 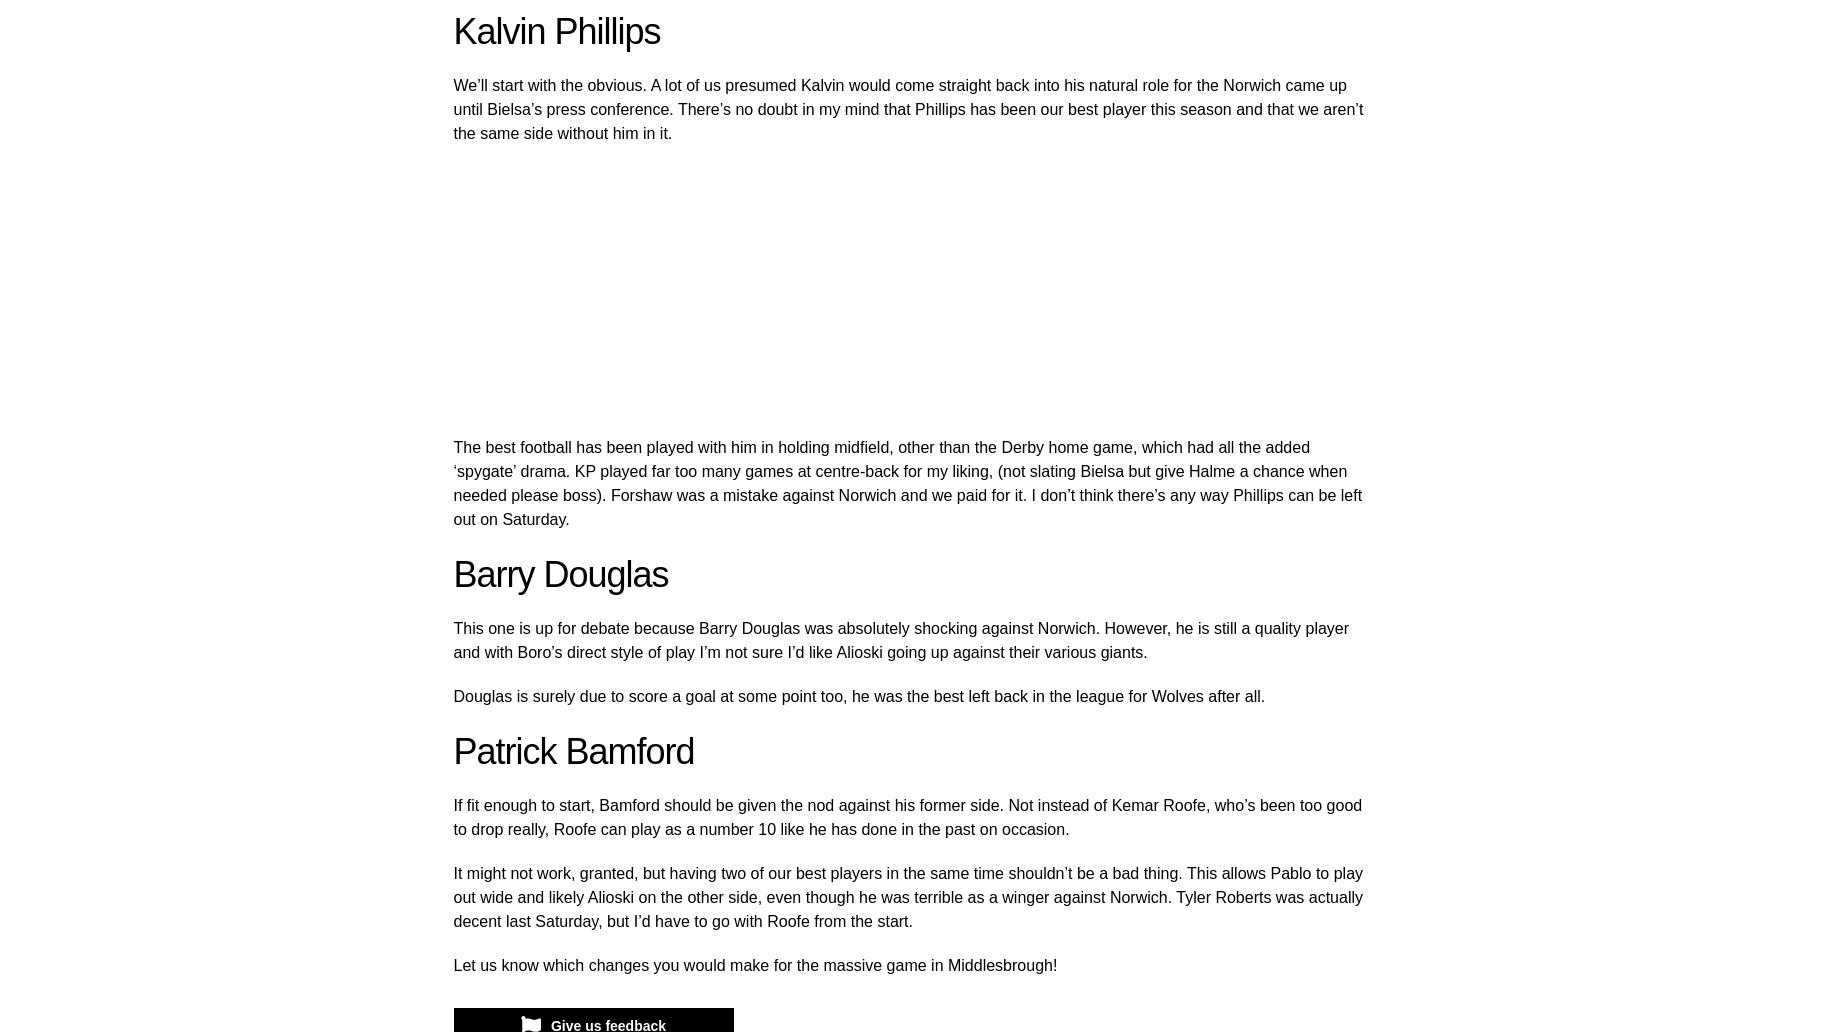 What do you see at coordinates (453, 574) in the screenshot?
I see `'Barry Douglas'` at bounding box center [453, 574].